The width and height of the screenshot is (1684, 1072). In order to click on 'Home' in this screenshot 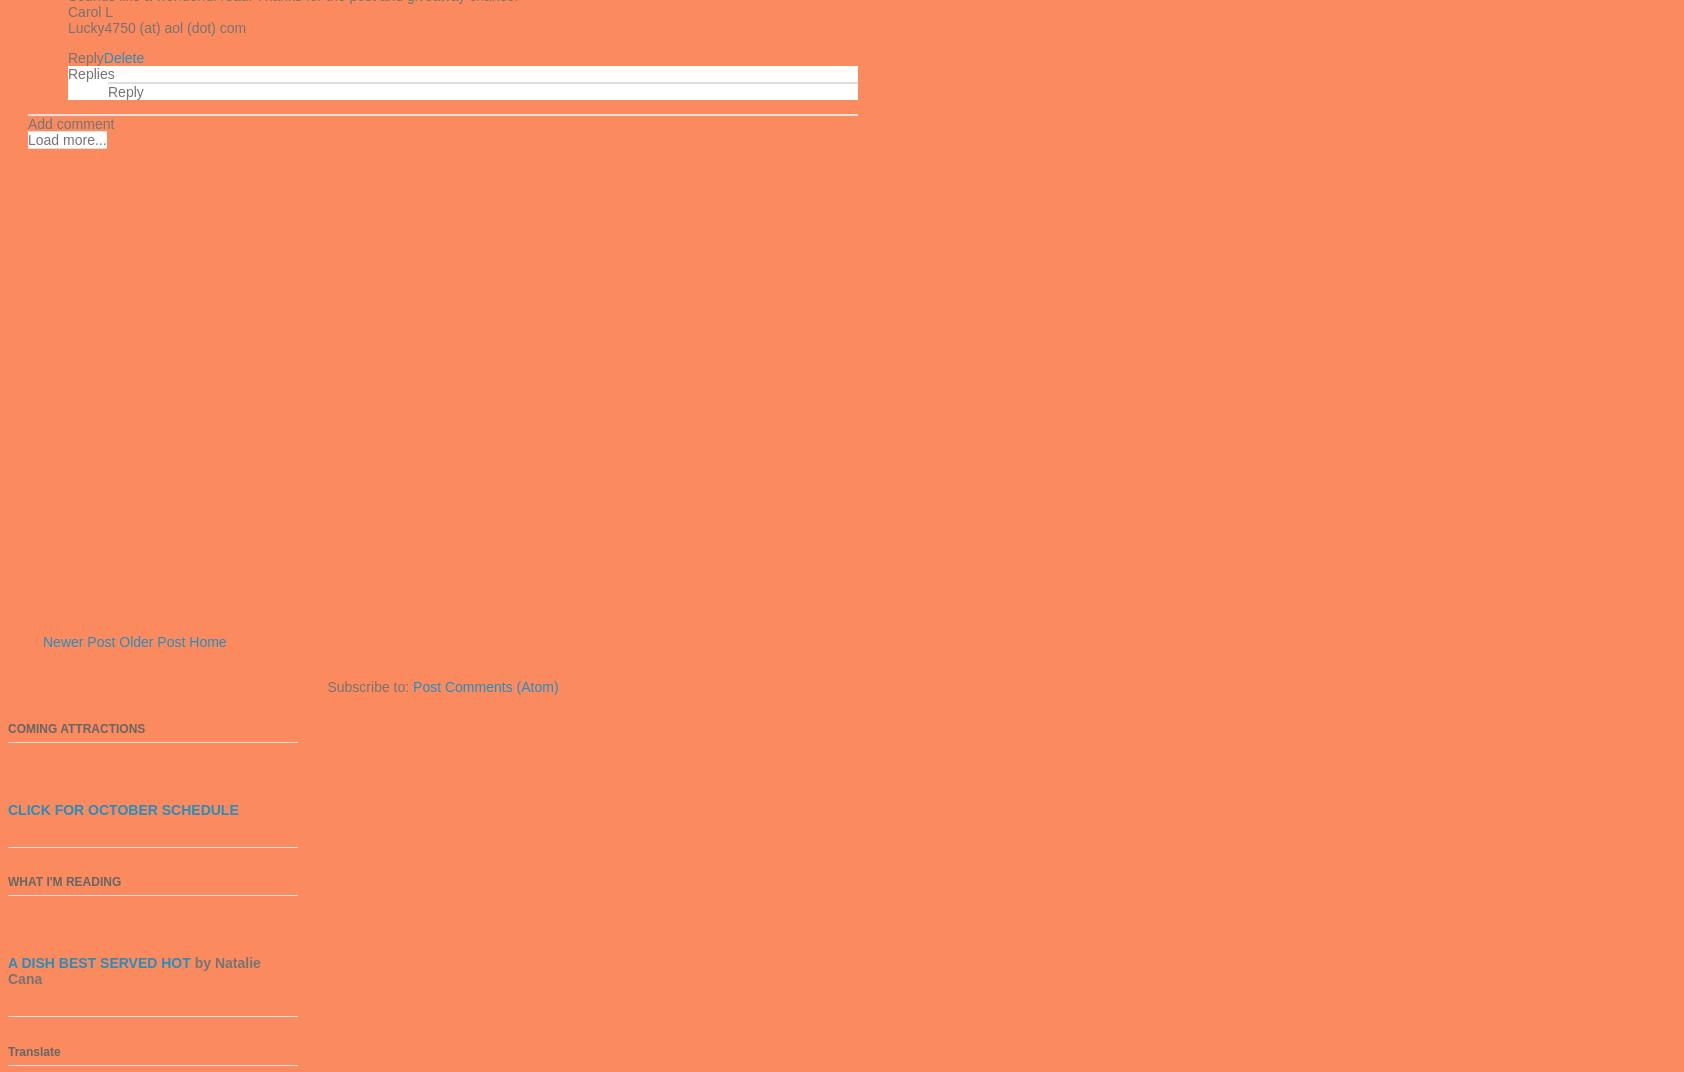, I will do `click(206, 642)`.